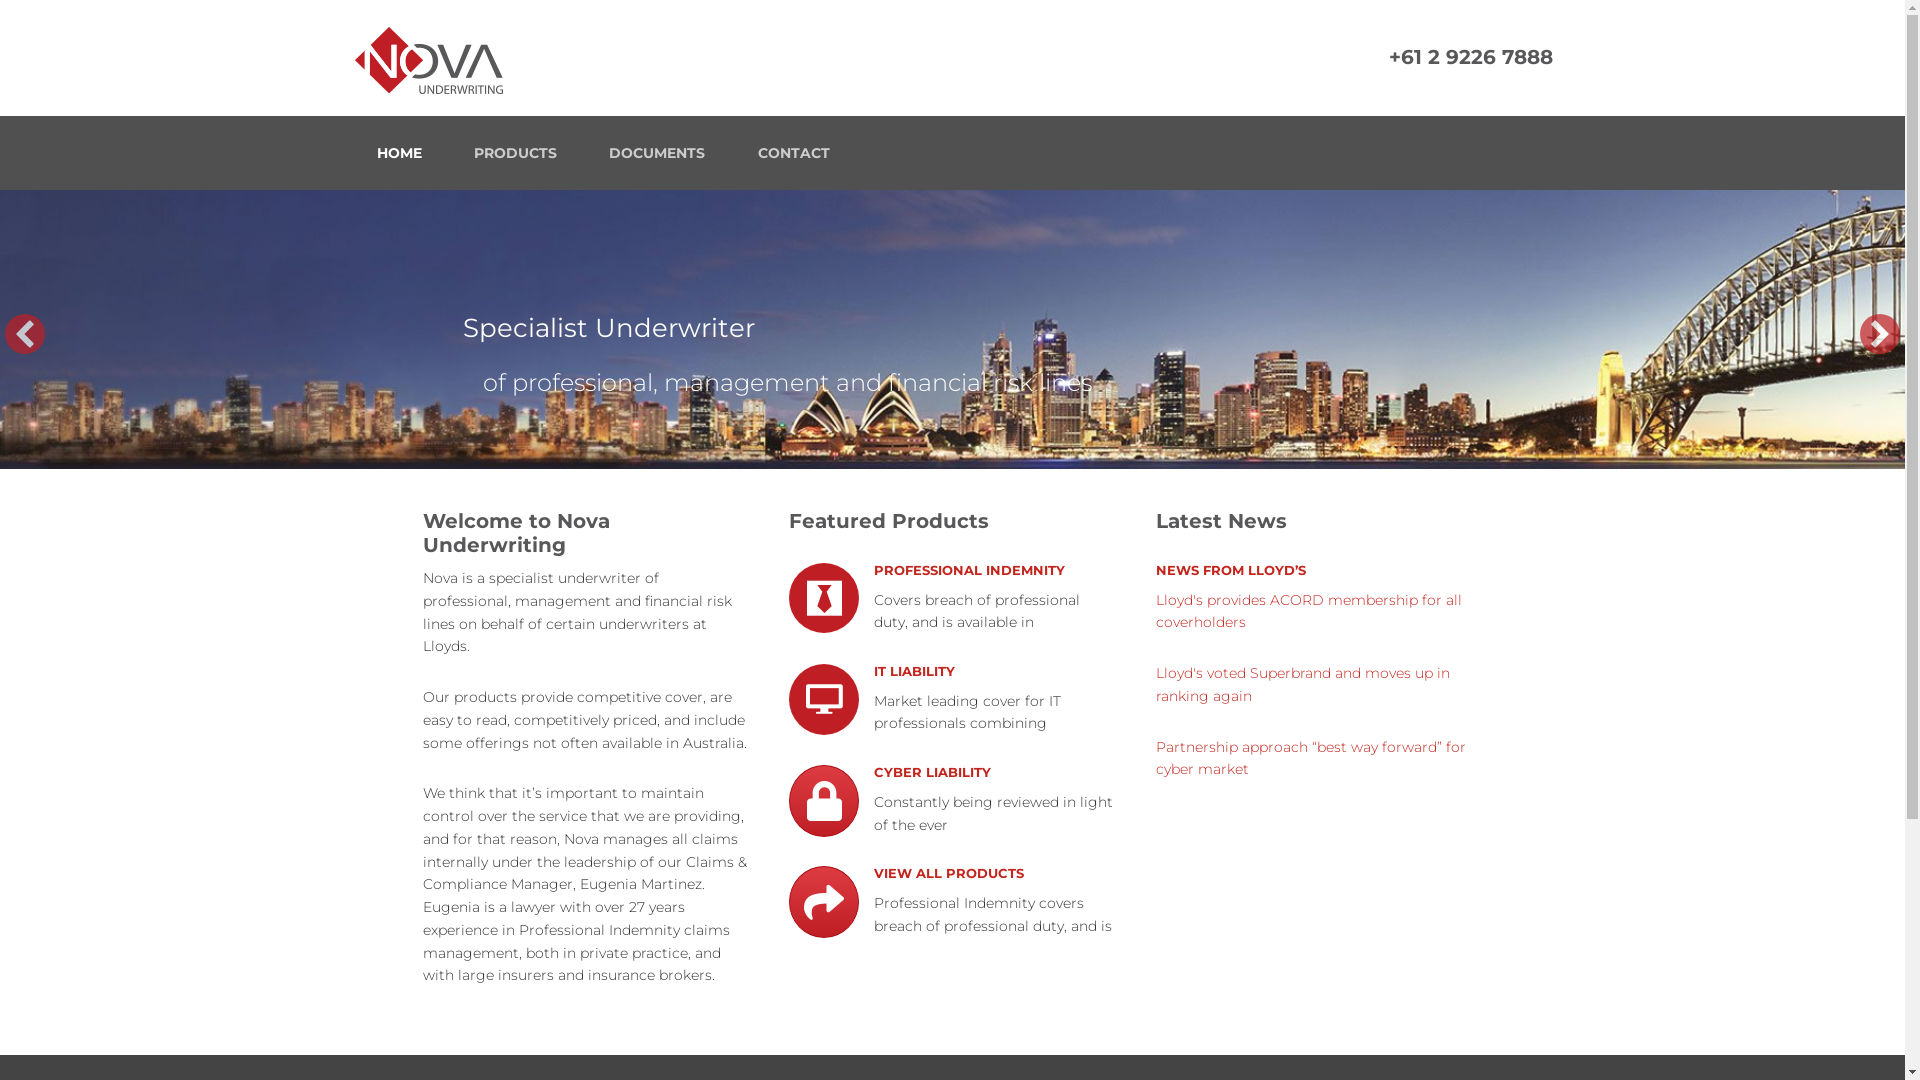 This screenshot has height=1080, width=1920. I want to click on 'DOCUMENTS', so click(657, 152).